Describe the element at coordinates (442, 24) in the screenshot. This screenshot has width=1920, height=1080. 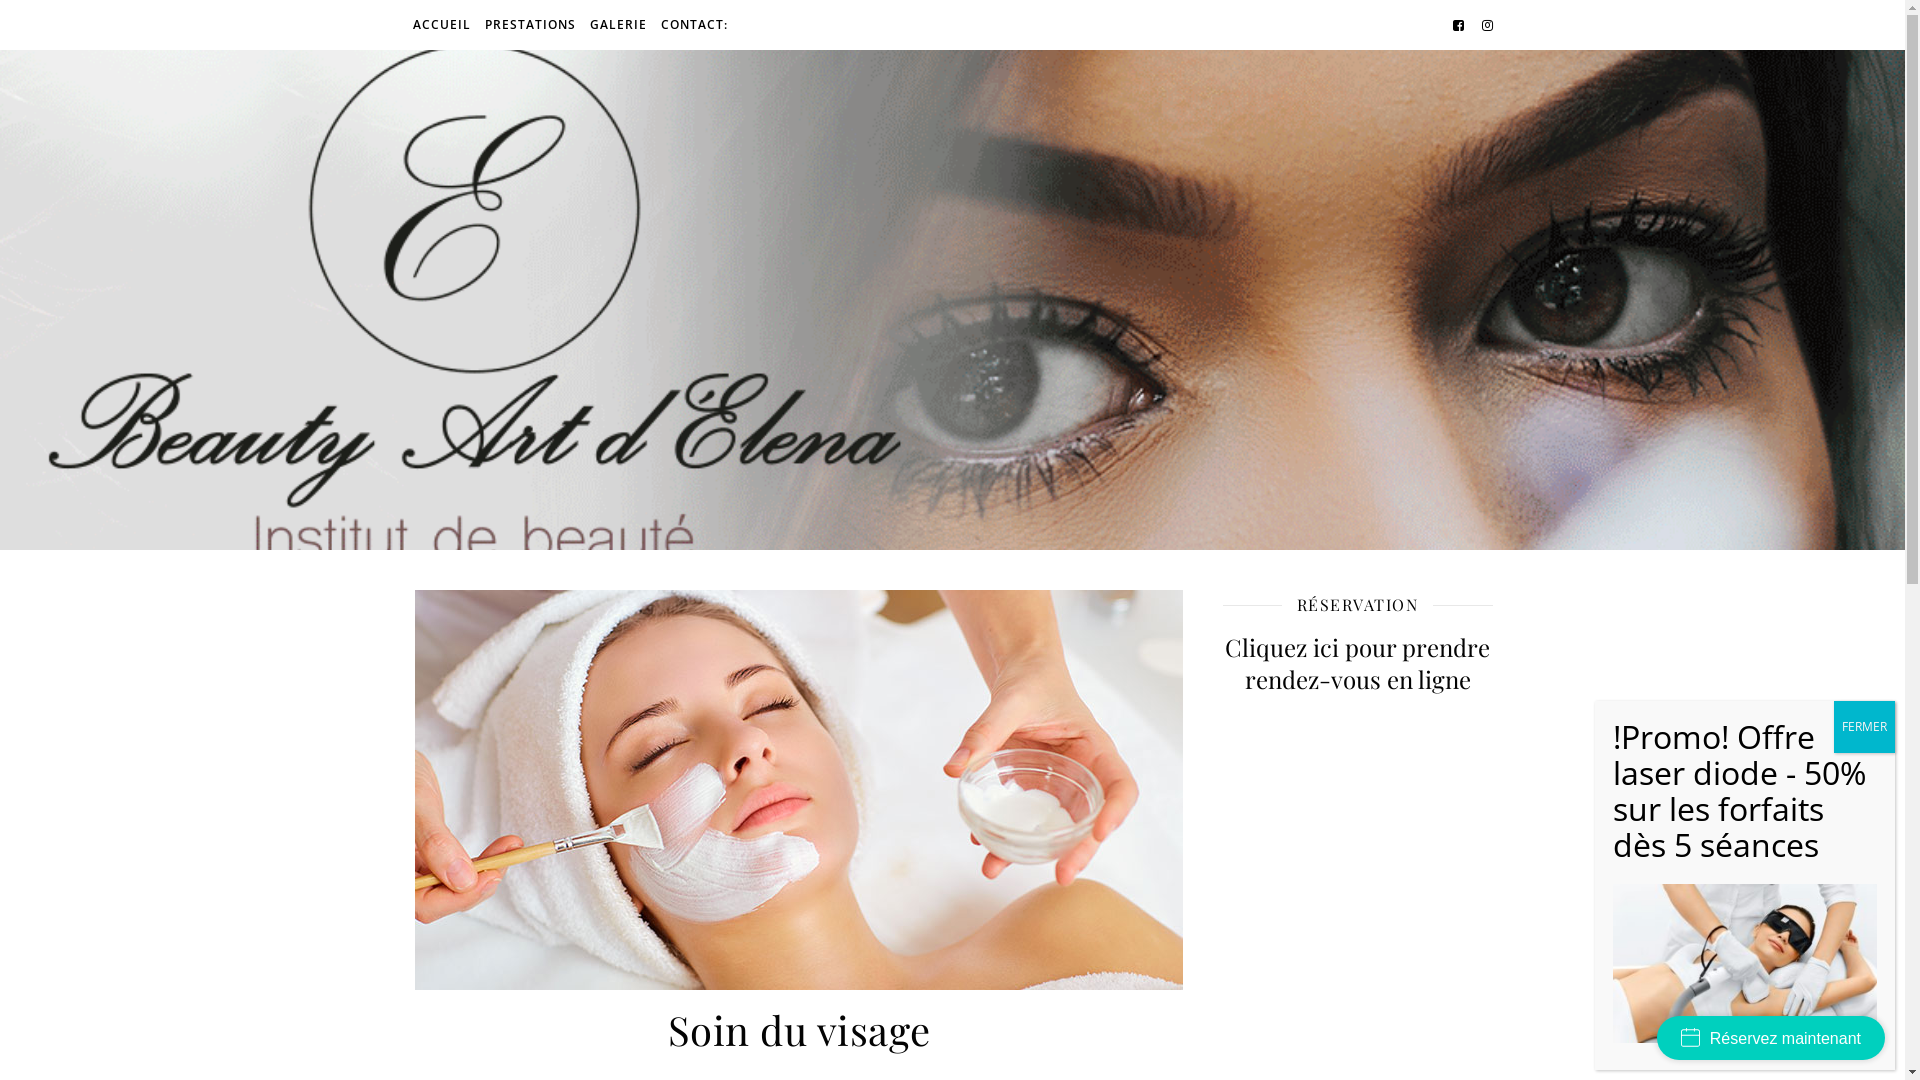
I see `'ACCUEIL'` at that location.